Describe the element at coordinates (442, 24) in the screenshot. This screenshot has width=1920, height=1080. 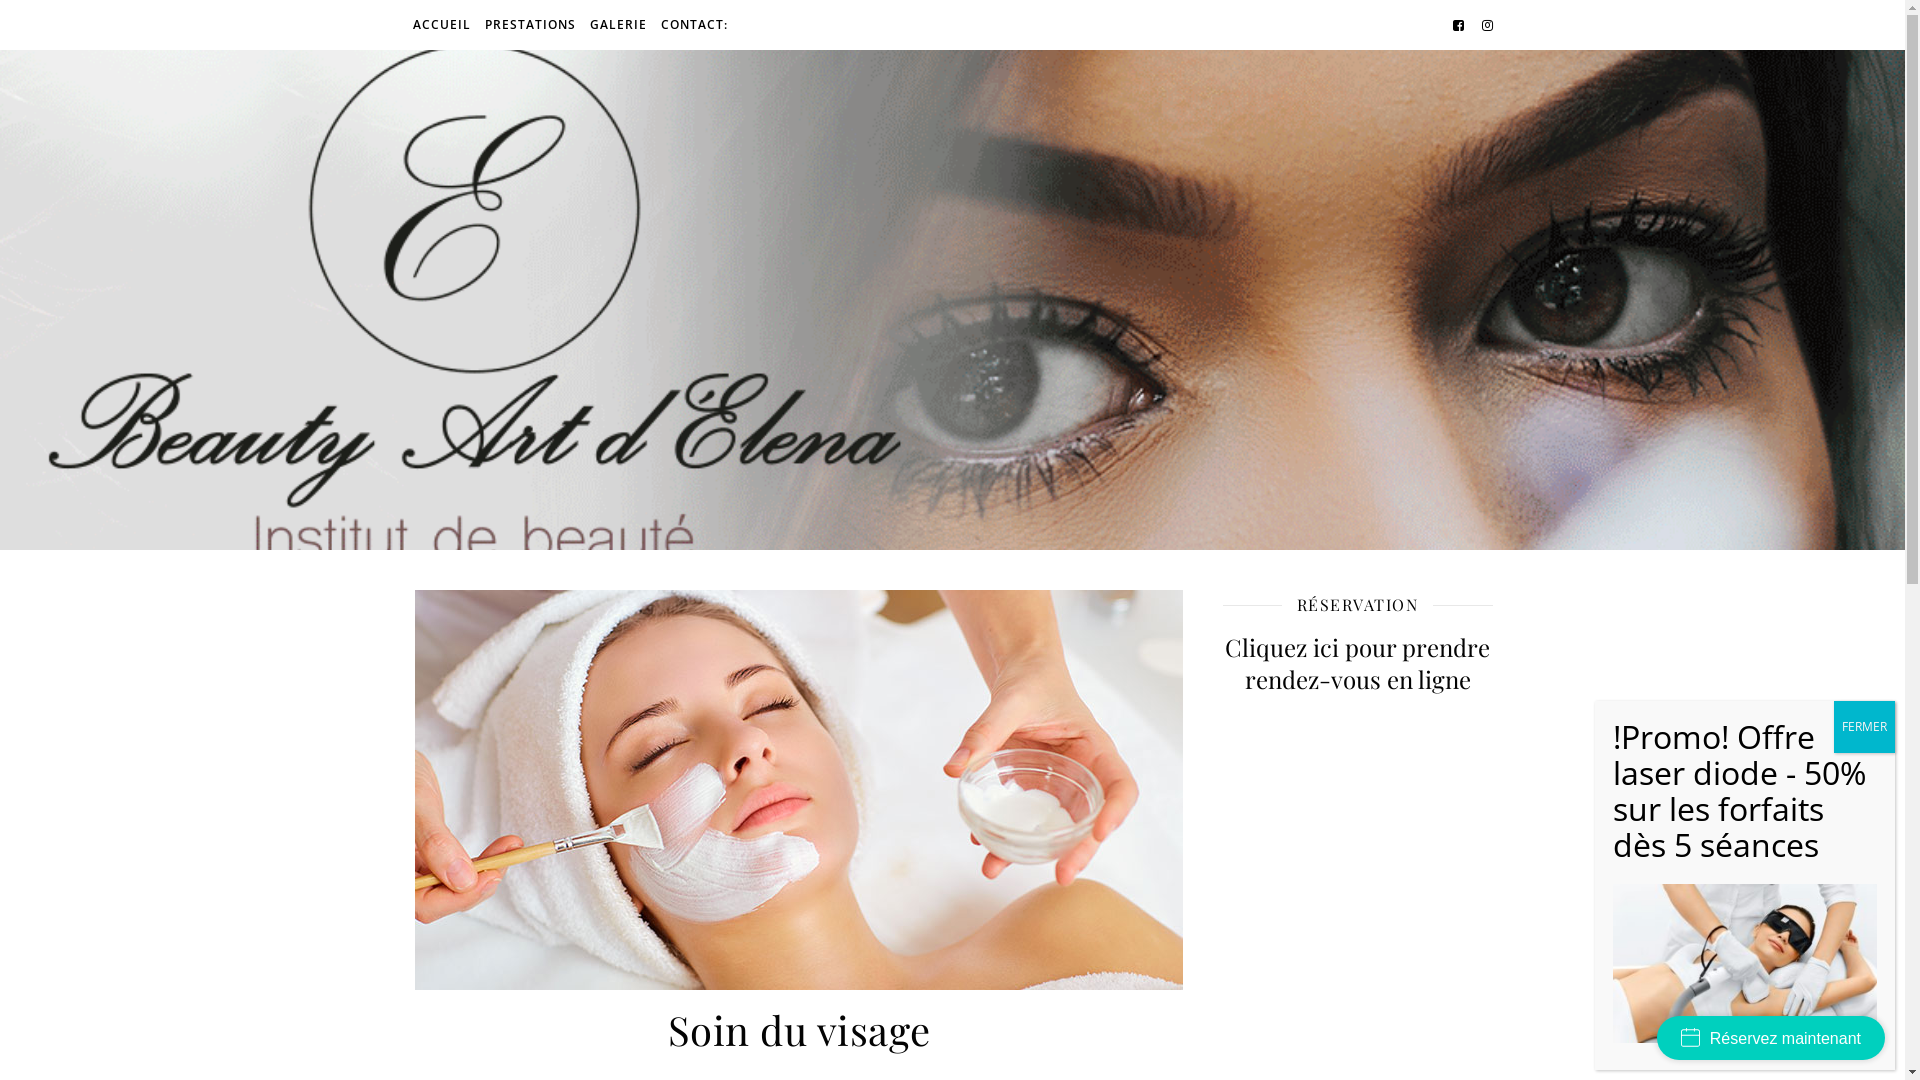
I see `'ACCUEIL'` at that location.